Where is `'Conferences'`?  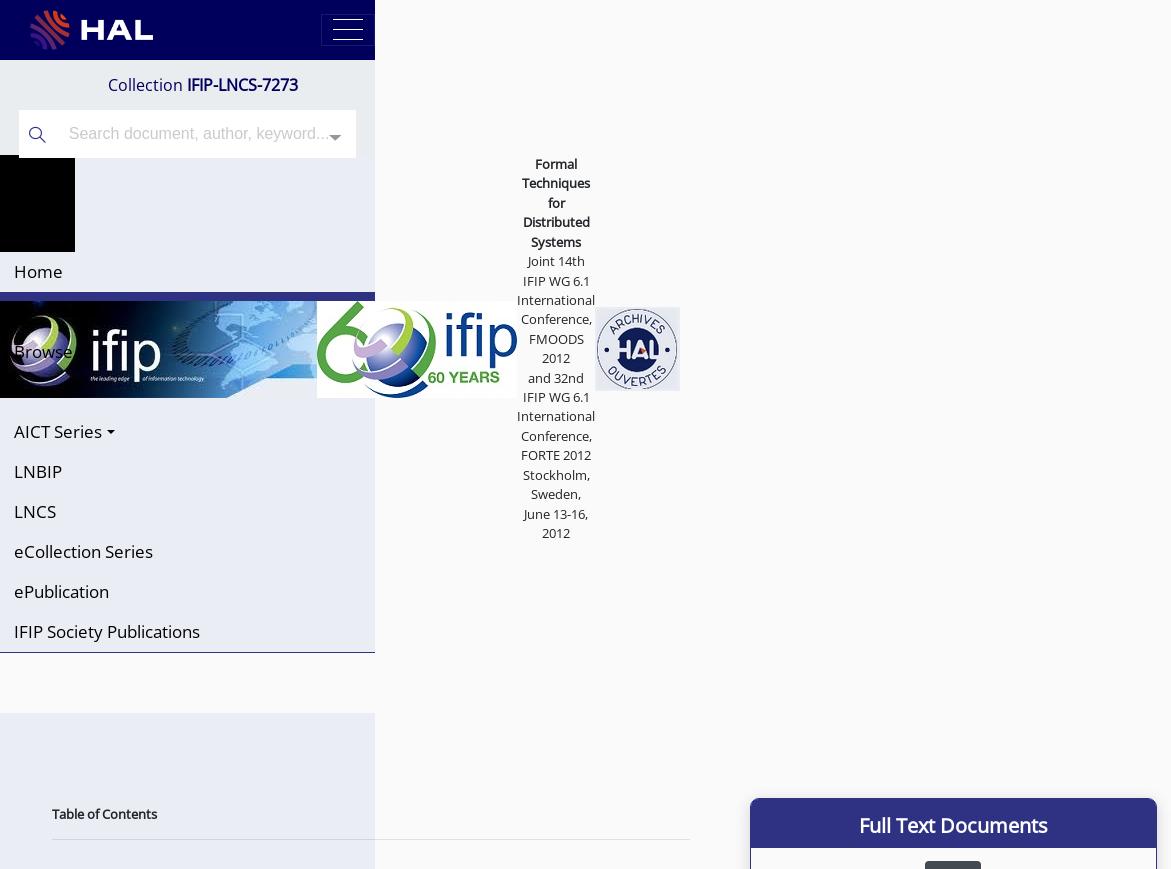 'Conferences' is located at coordinates (64, 390).